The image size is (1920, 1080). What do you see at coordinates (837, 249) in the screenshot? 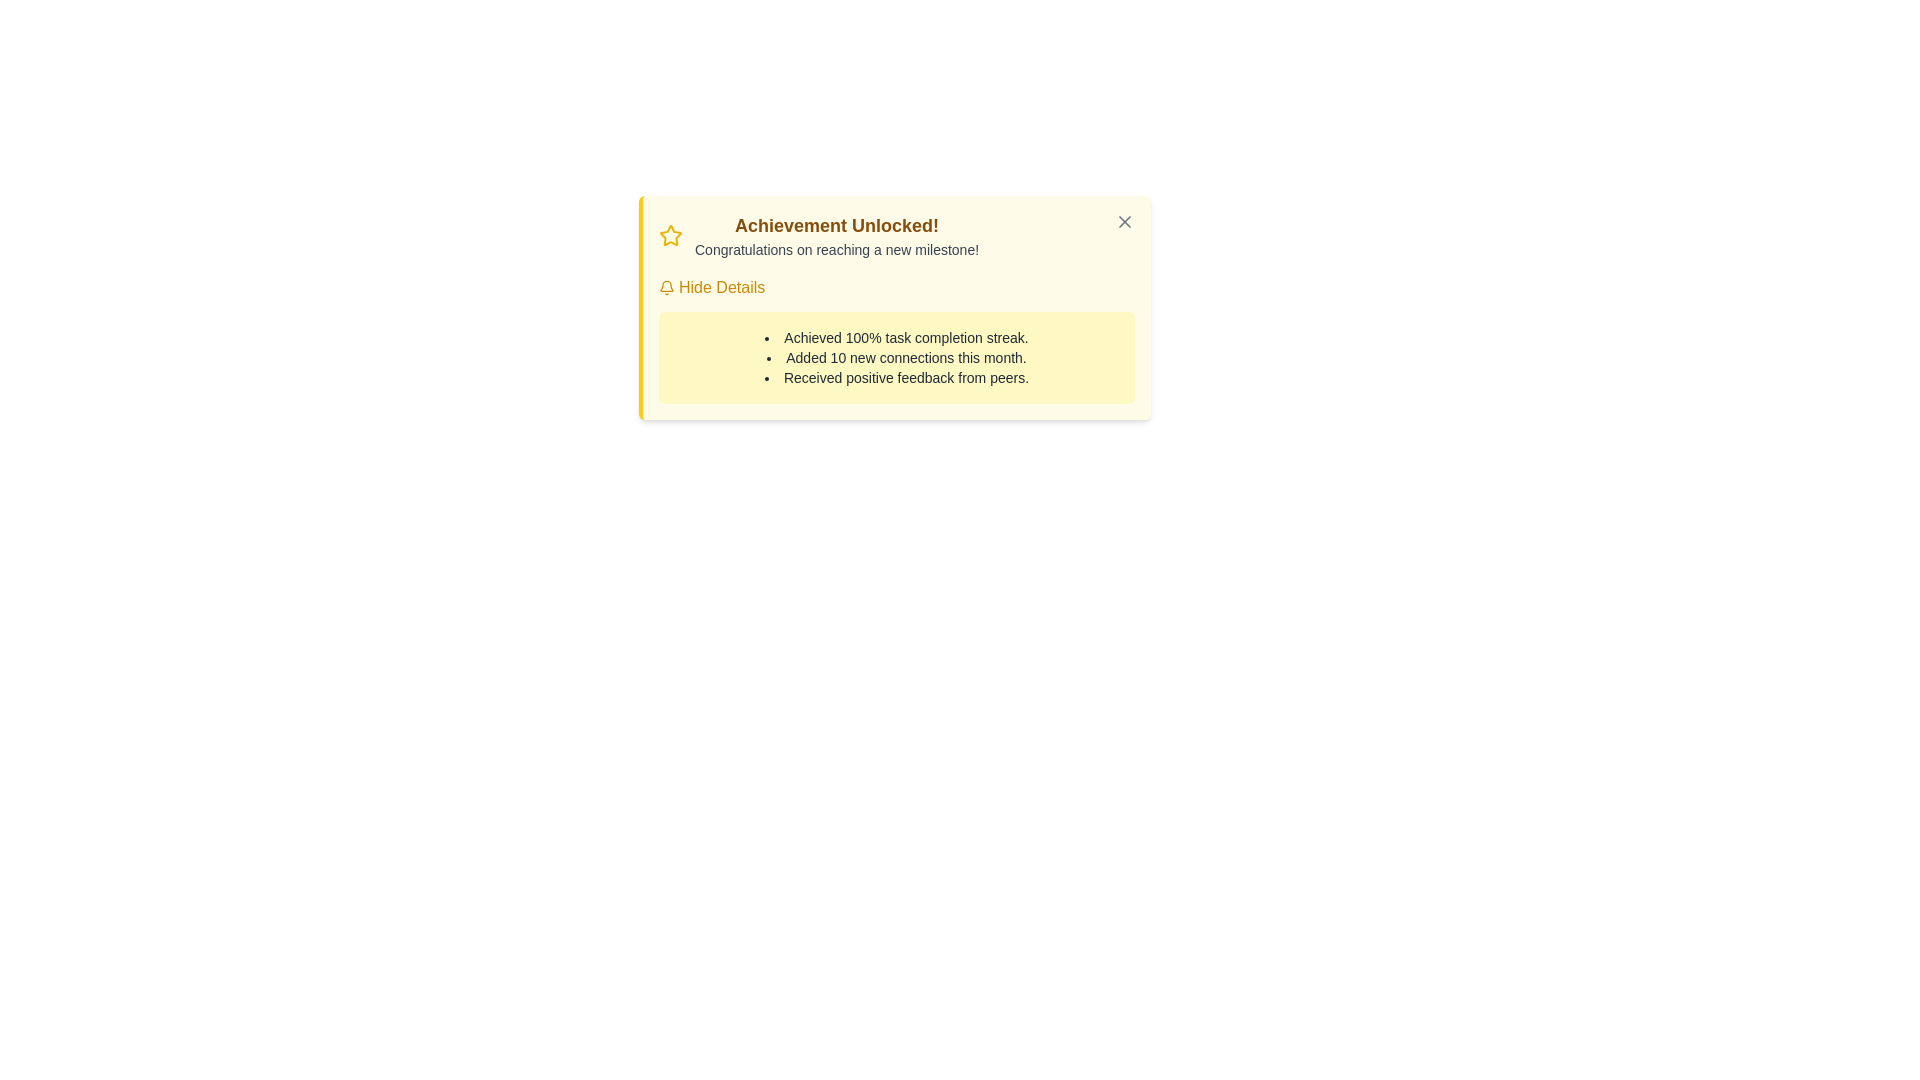
I see `the congratulatory message text label located below the headline 'Achievement Unlocked!' in the notification box` at bounding box center [837, 249].